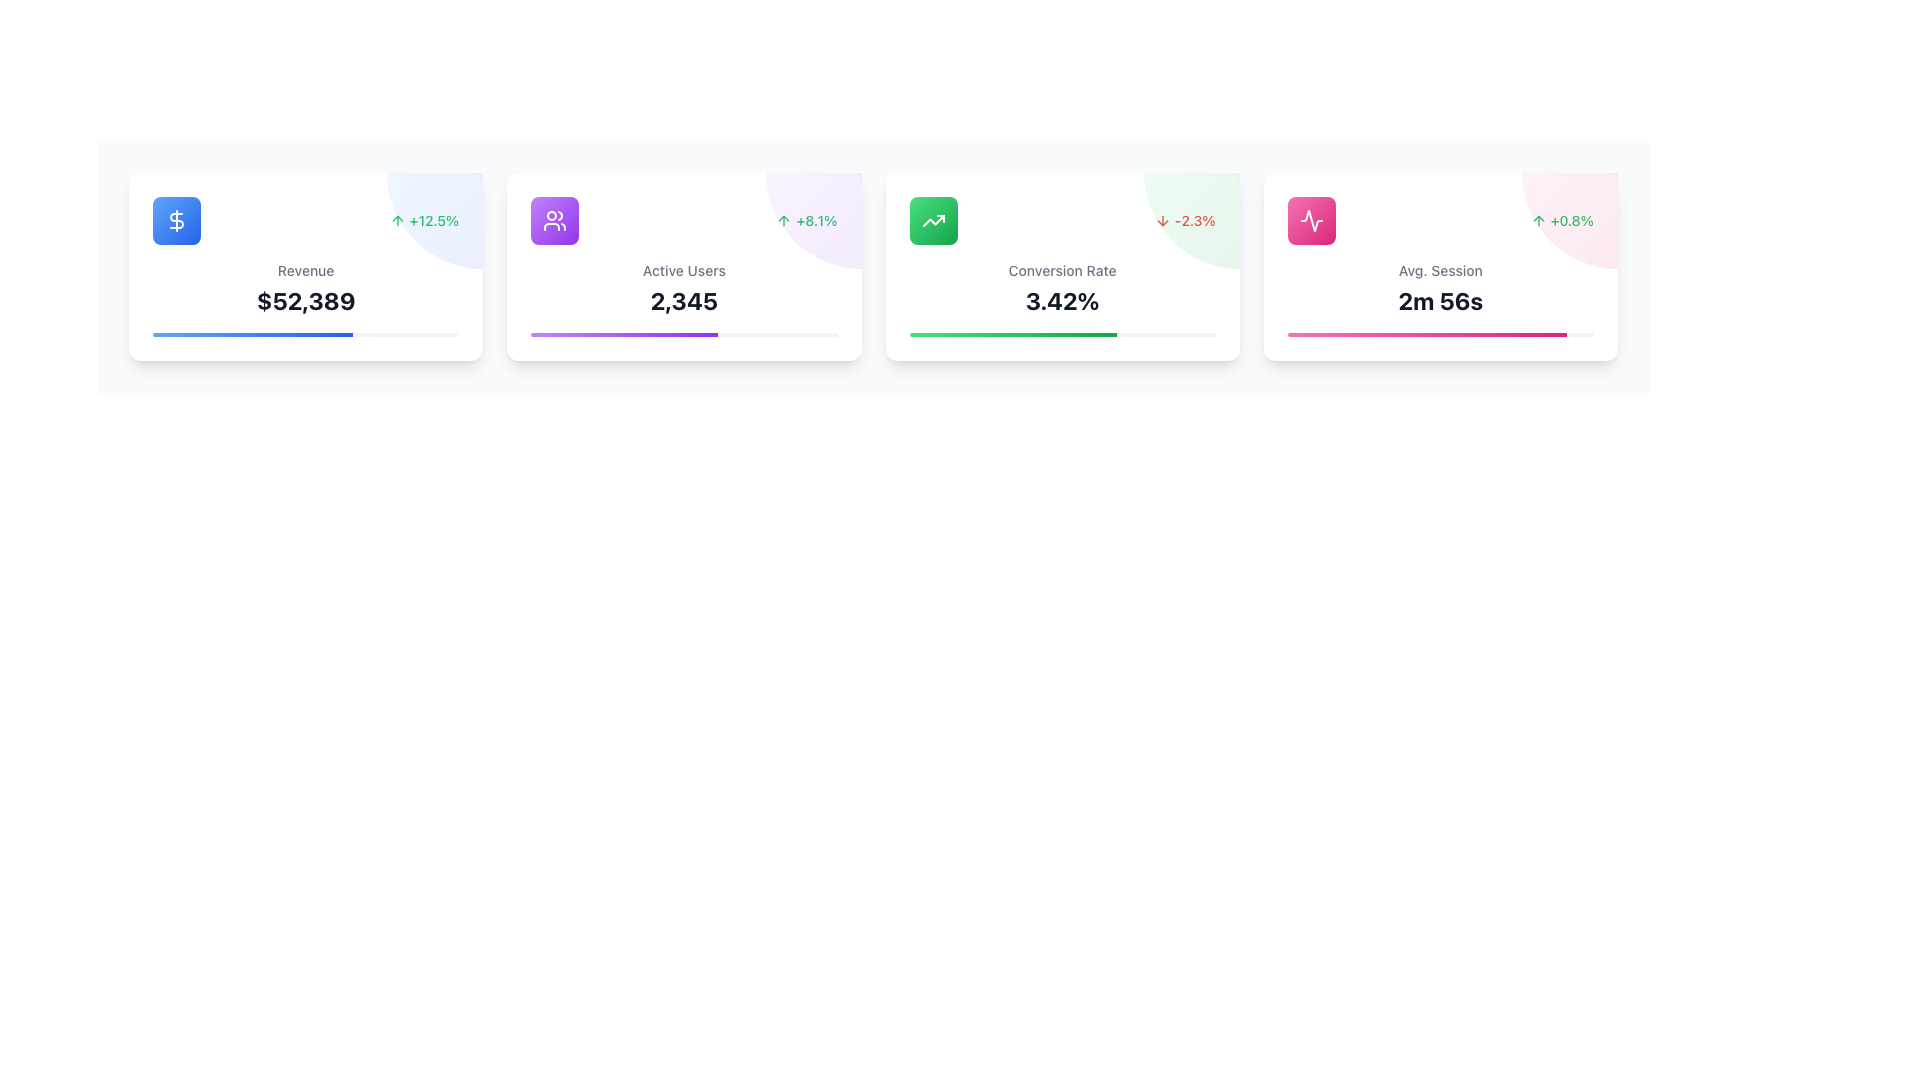  What do you see at coordinates (806, 220) in the screenshot?
I see `the Text Label displaying '+8.1%' in green color with an upward arrow icon, located on the right side of the 'Active Users' card, above the numeric value '2,345'` at bounding box center [806, 220].